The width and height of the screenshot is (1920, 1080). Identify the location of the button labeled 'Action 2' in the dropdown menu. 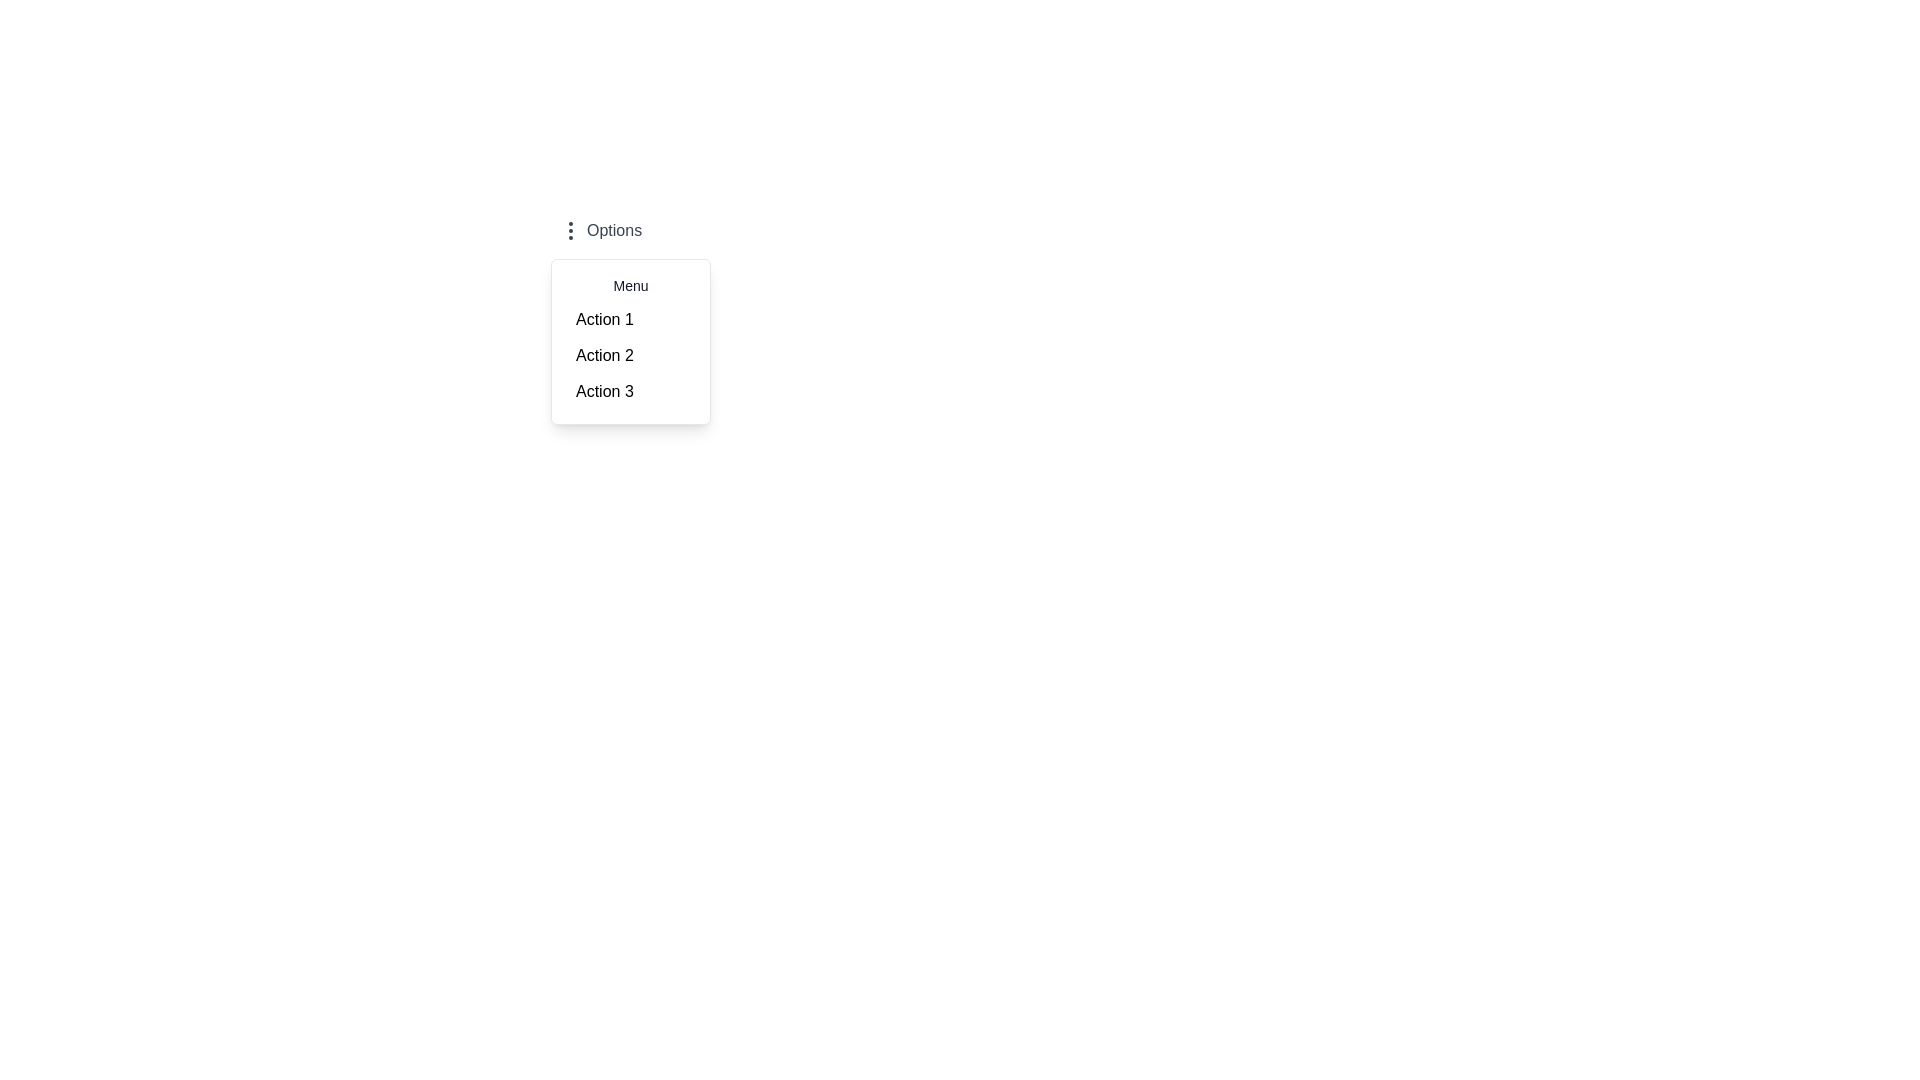
(629, 354).